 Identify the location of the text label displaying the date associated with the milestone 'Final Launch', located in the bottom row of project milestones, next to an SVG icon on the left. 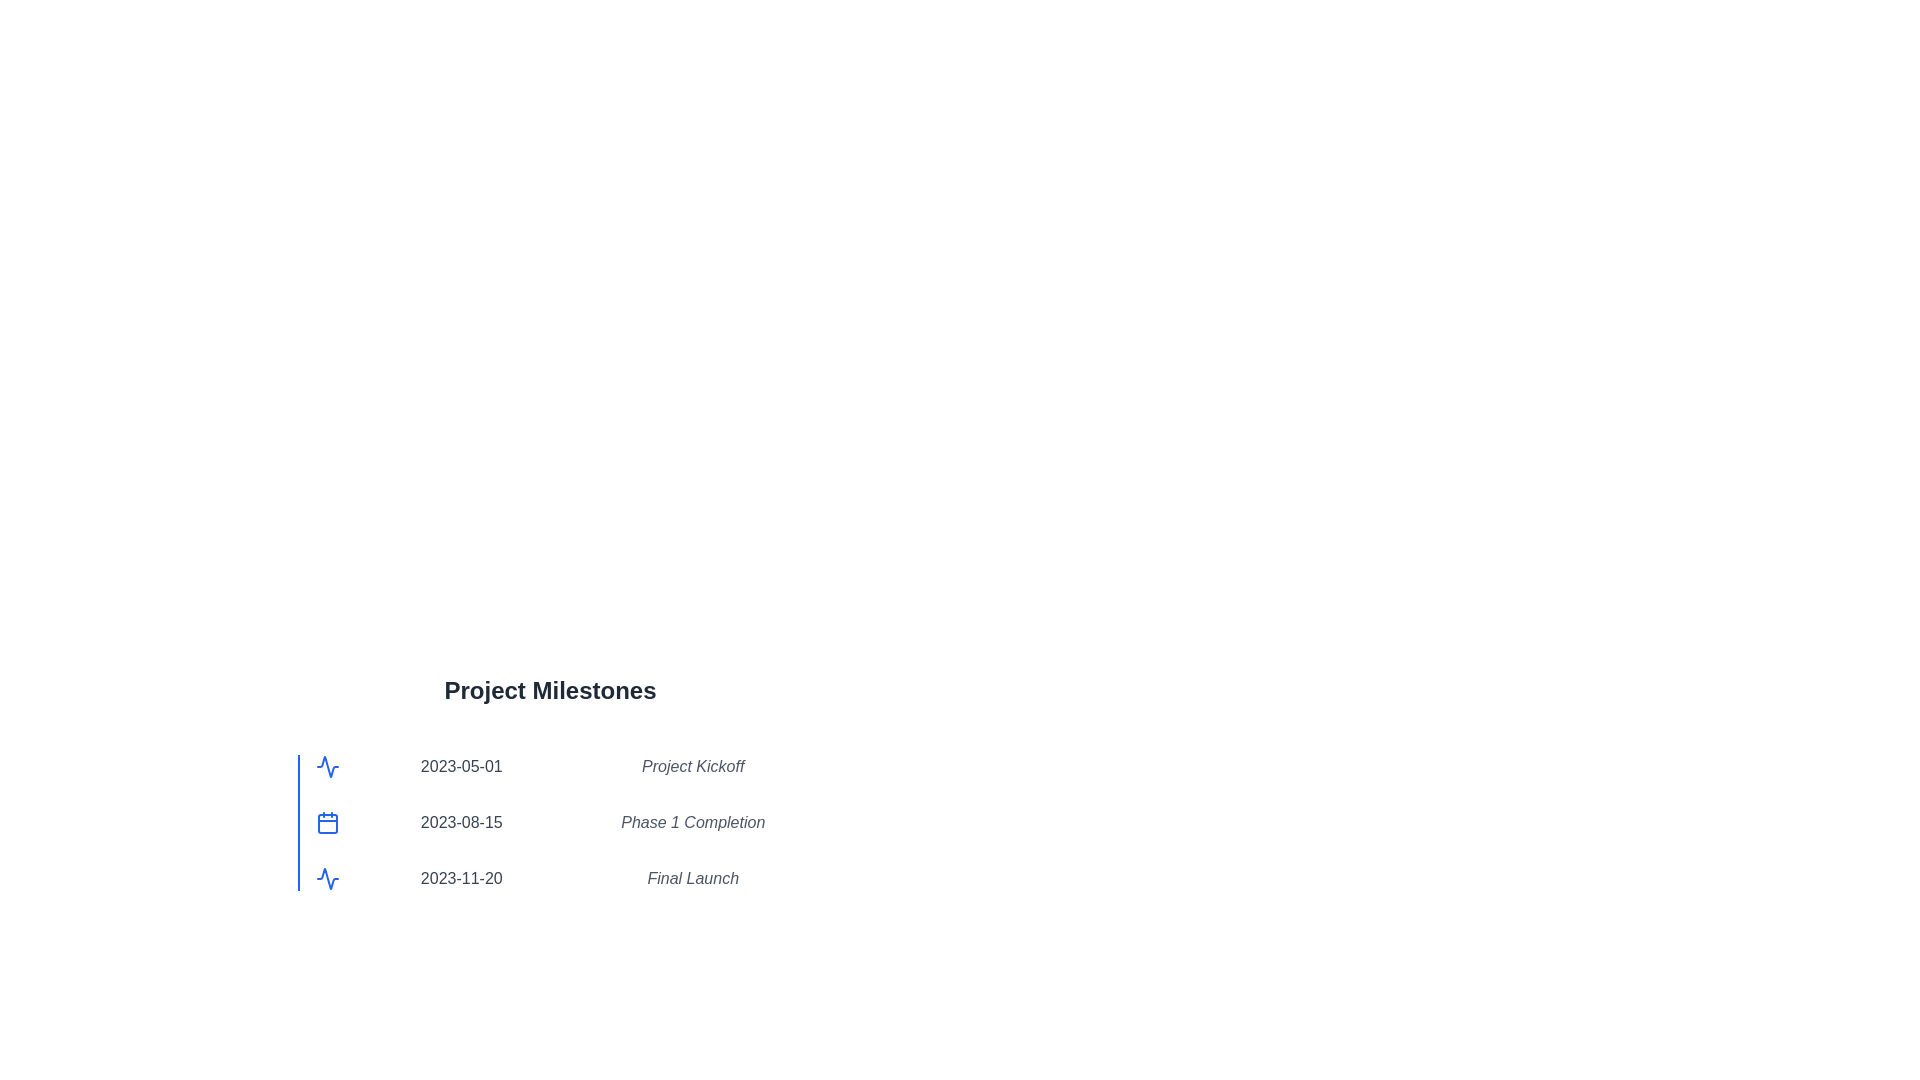
(460, 878).